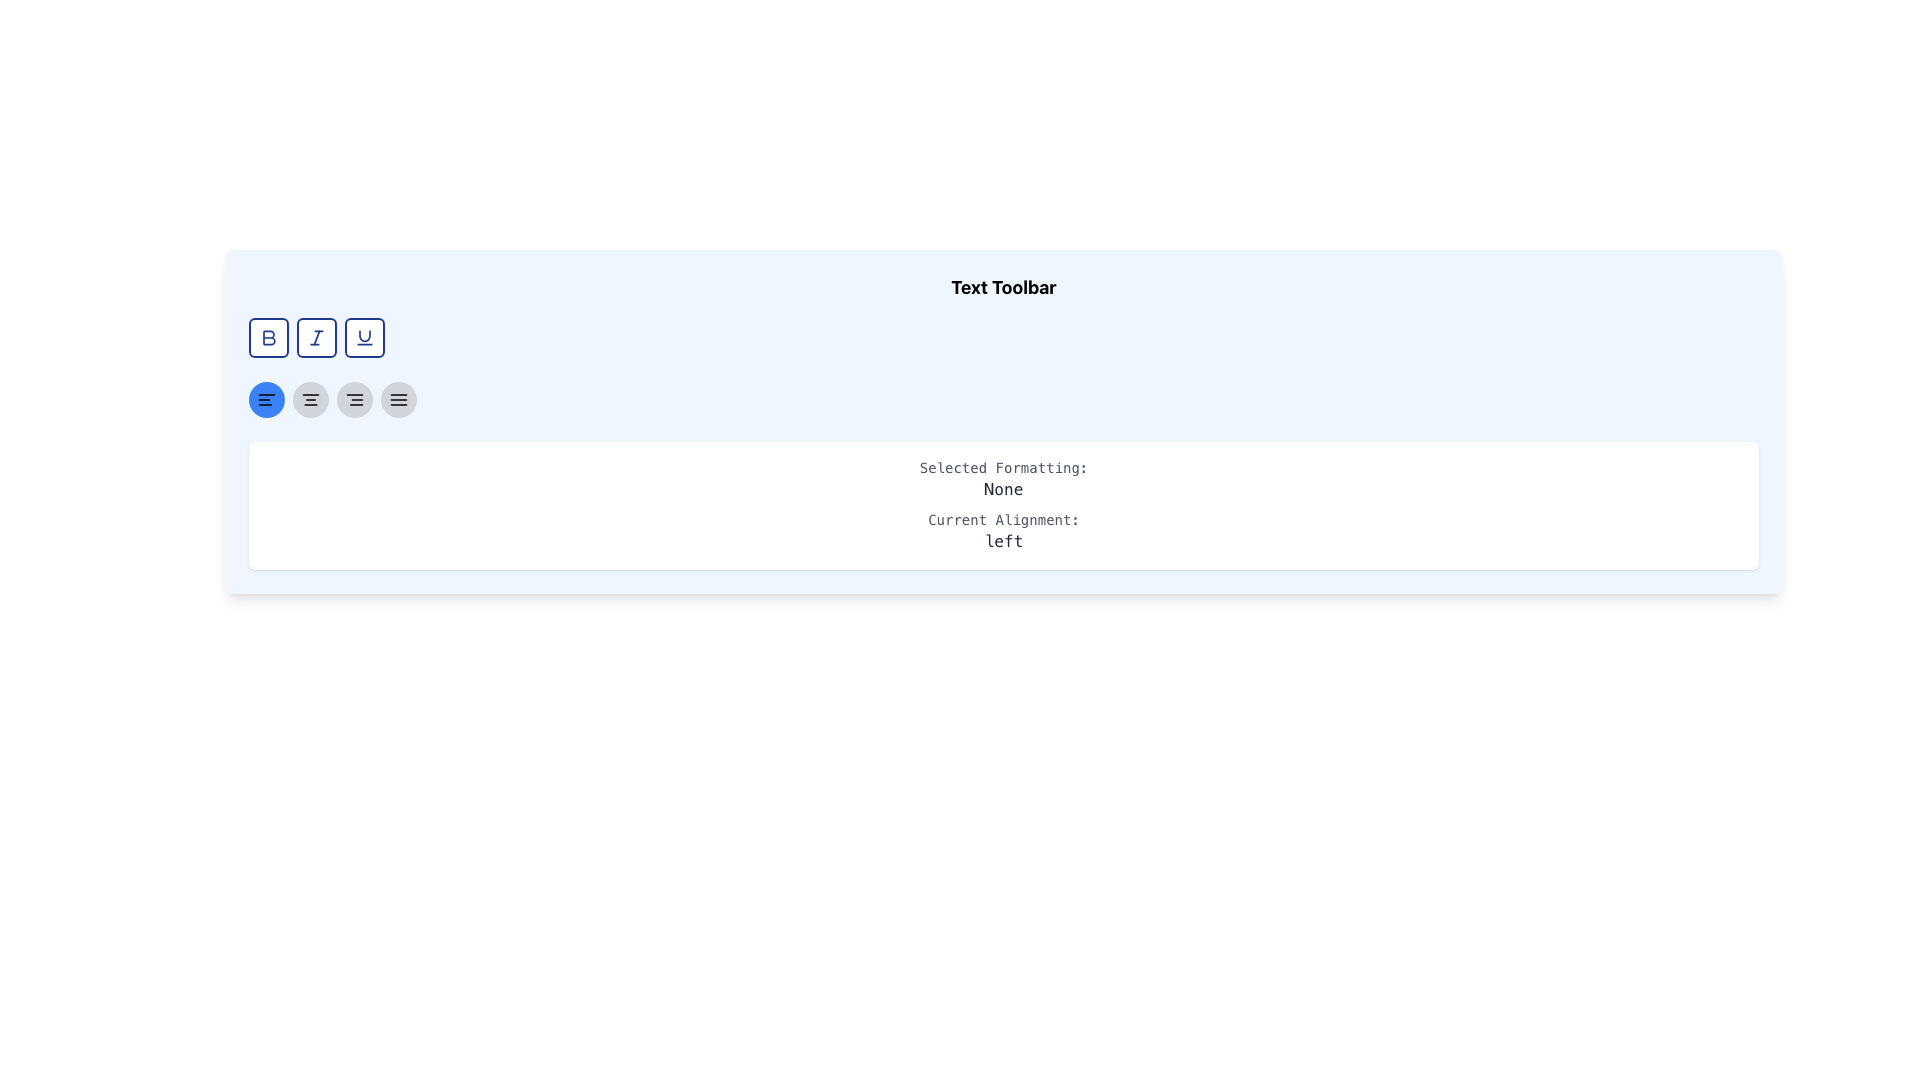  What do you see at coordinates (267, 337) in the screenshot?
I see `the bold text formatting icon button, which is the first icon in a row of formatting tools` at bounding box center [267, 337].